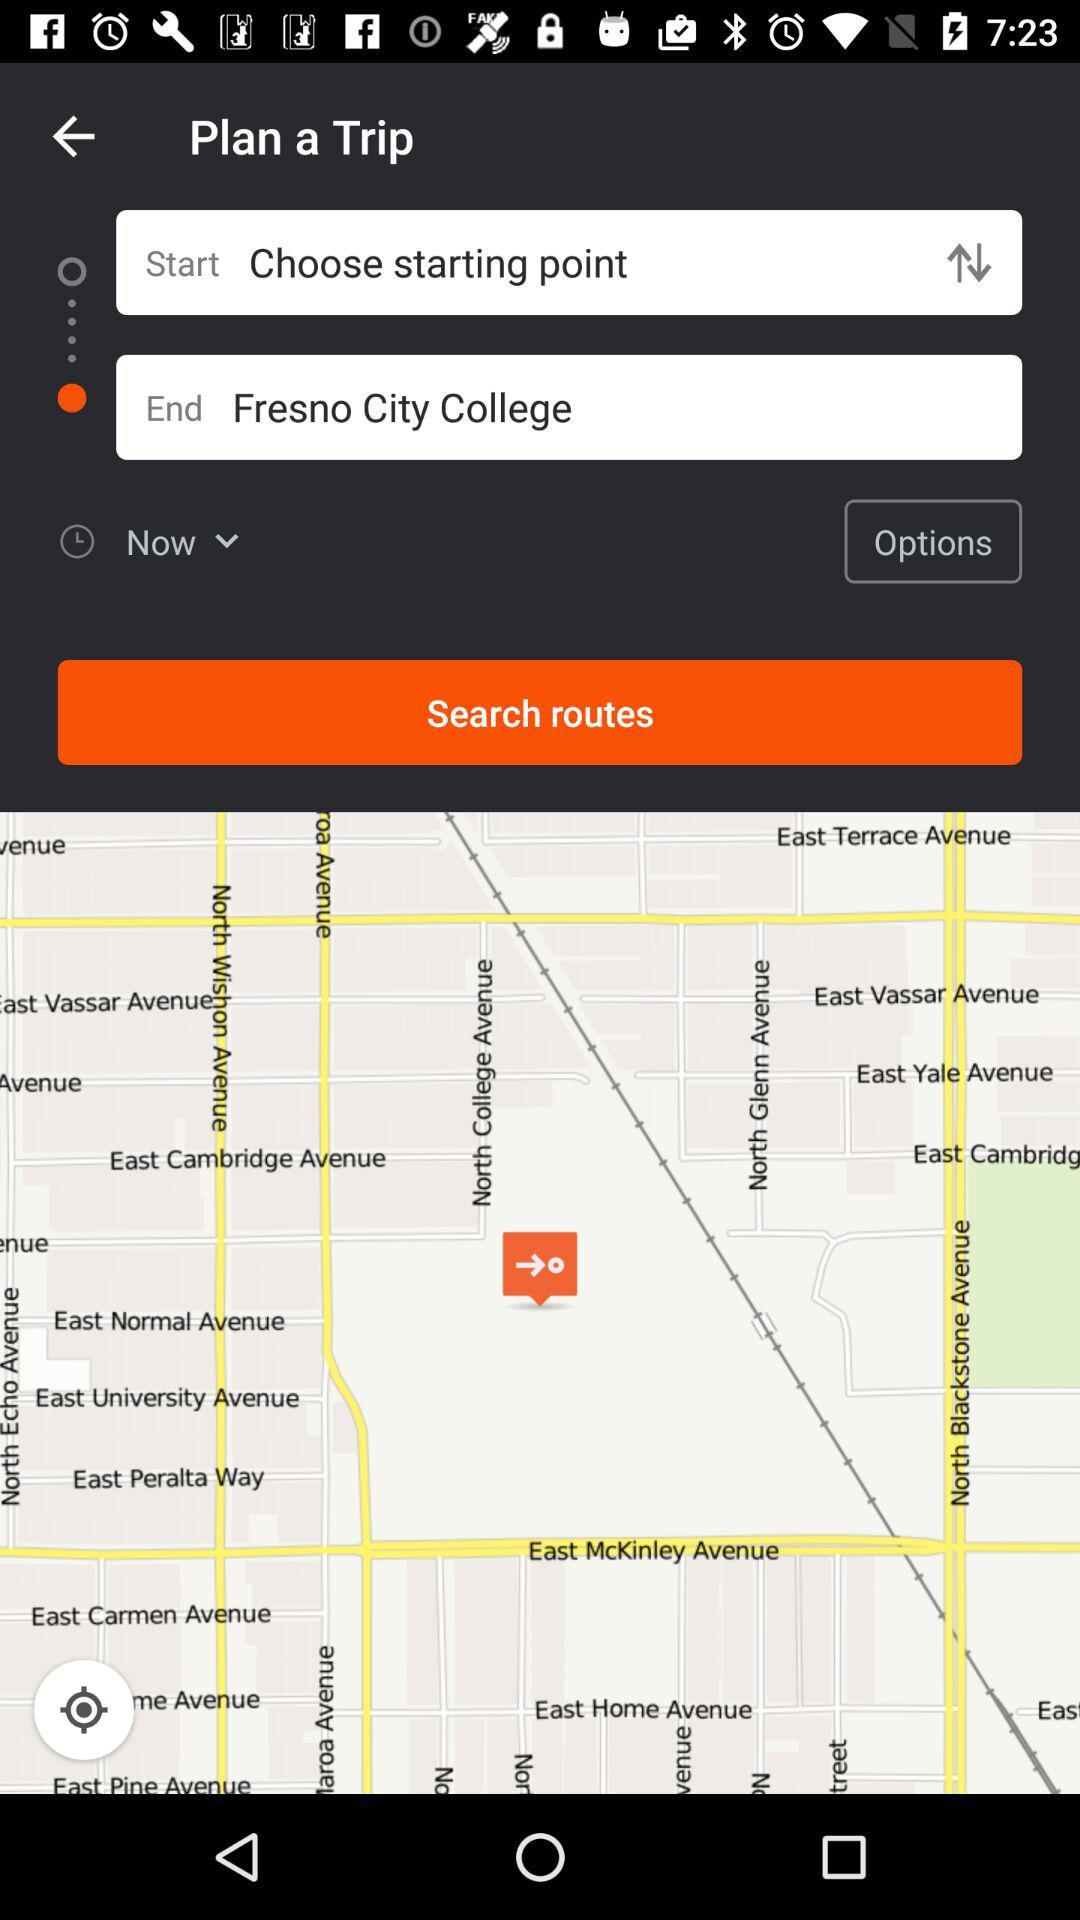  I want to click on location, so click(83, 1708).